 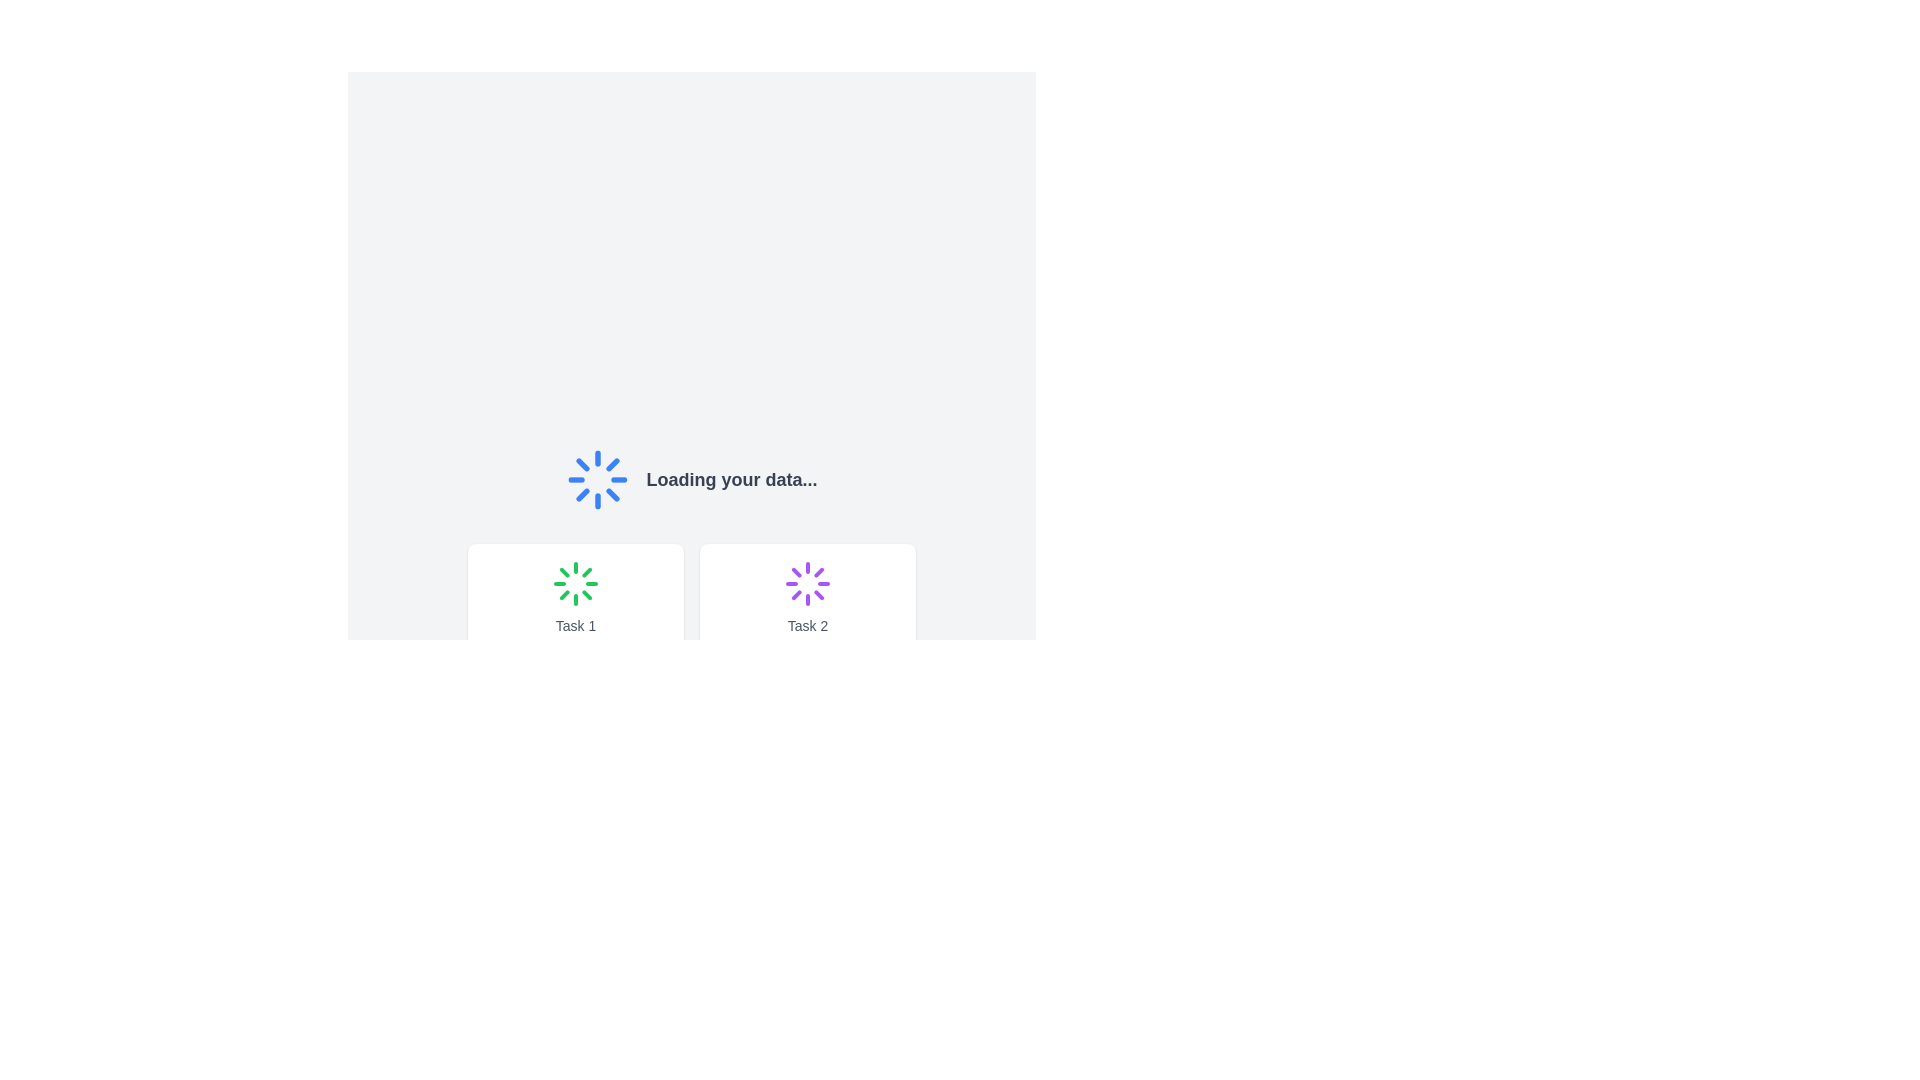 What do you see at coordinates (575, 624) in the screenshot?
I see `text label displaying 'Task 1', which is styled with a smaller font size and medium weight, located at the center of the first card on the left side of a horizontally-aligned layout` at bounding box center [575, 624].